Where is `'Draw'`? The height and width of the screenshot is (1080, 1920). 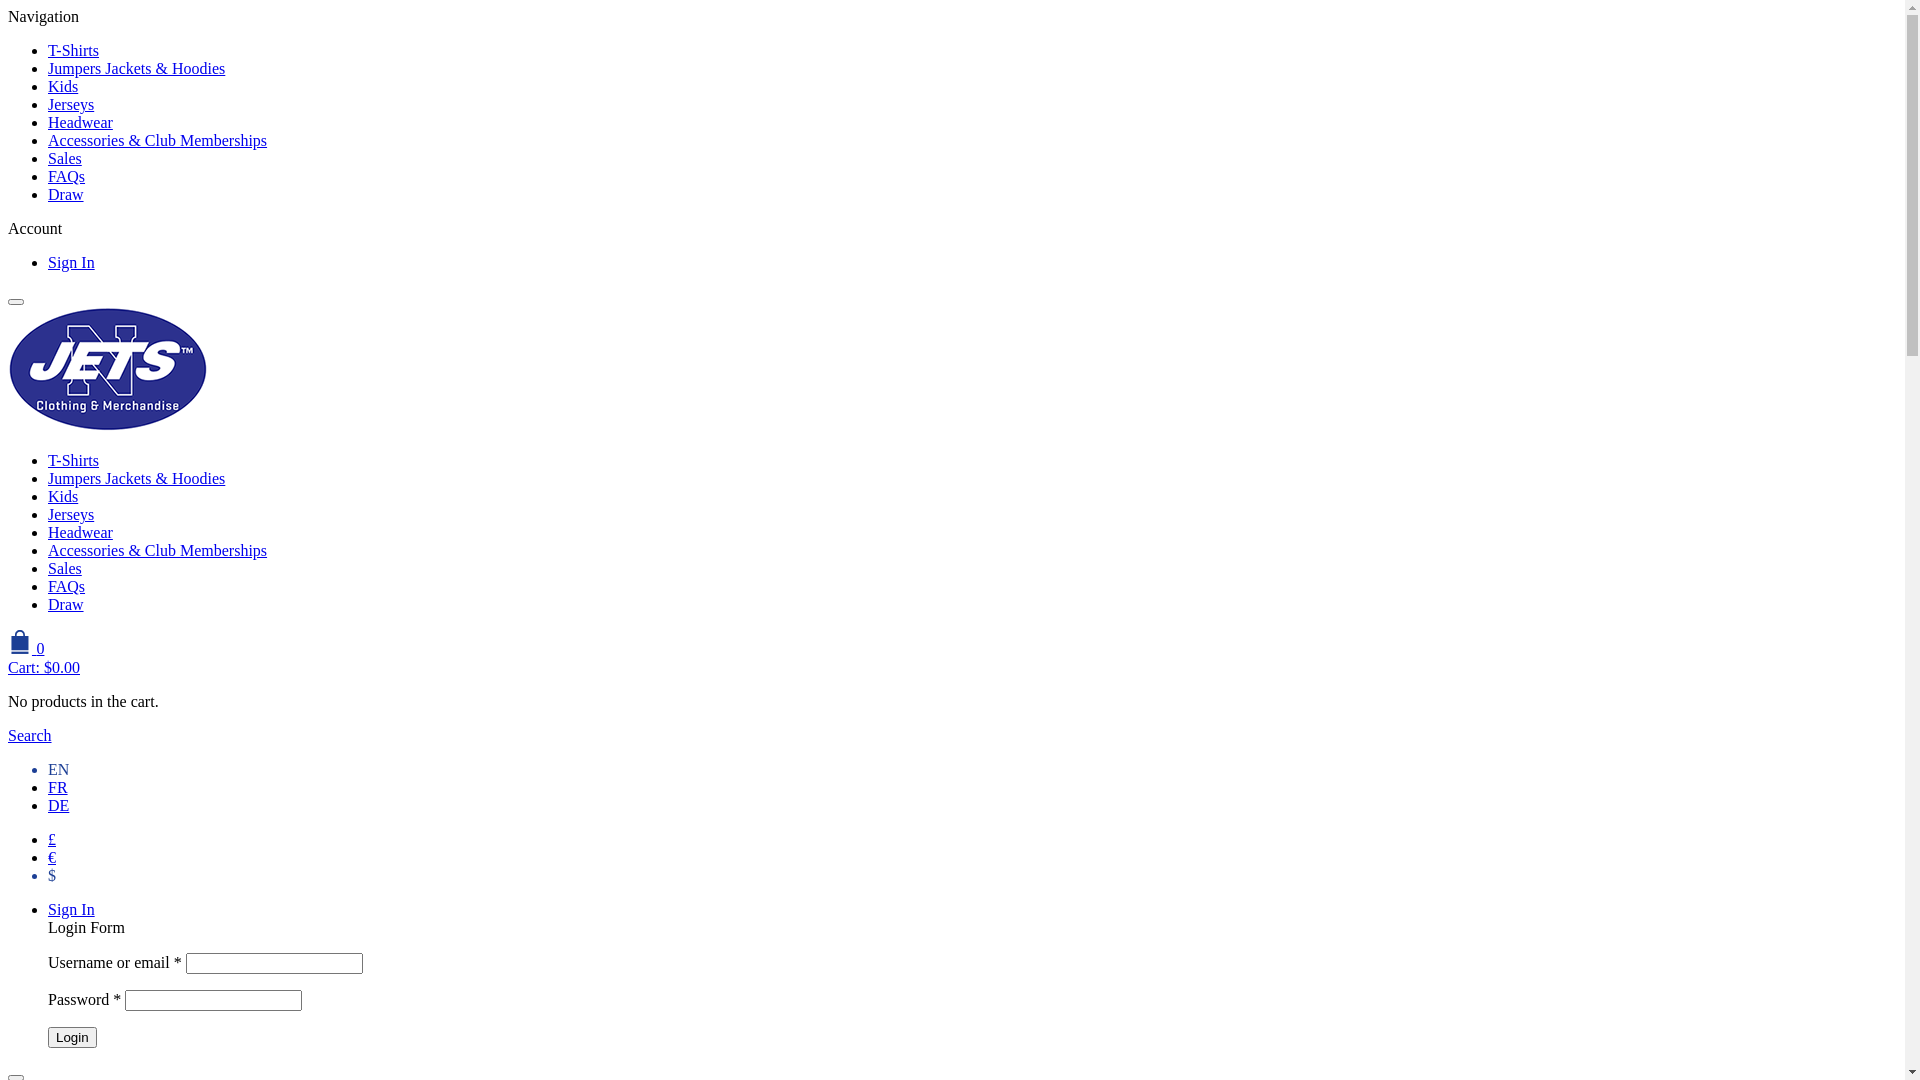
'Draw' is located at coordinates (66, 194).